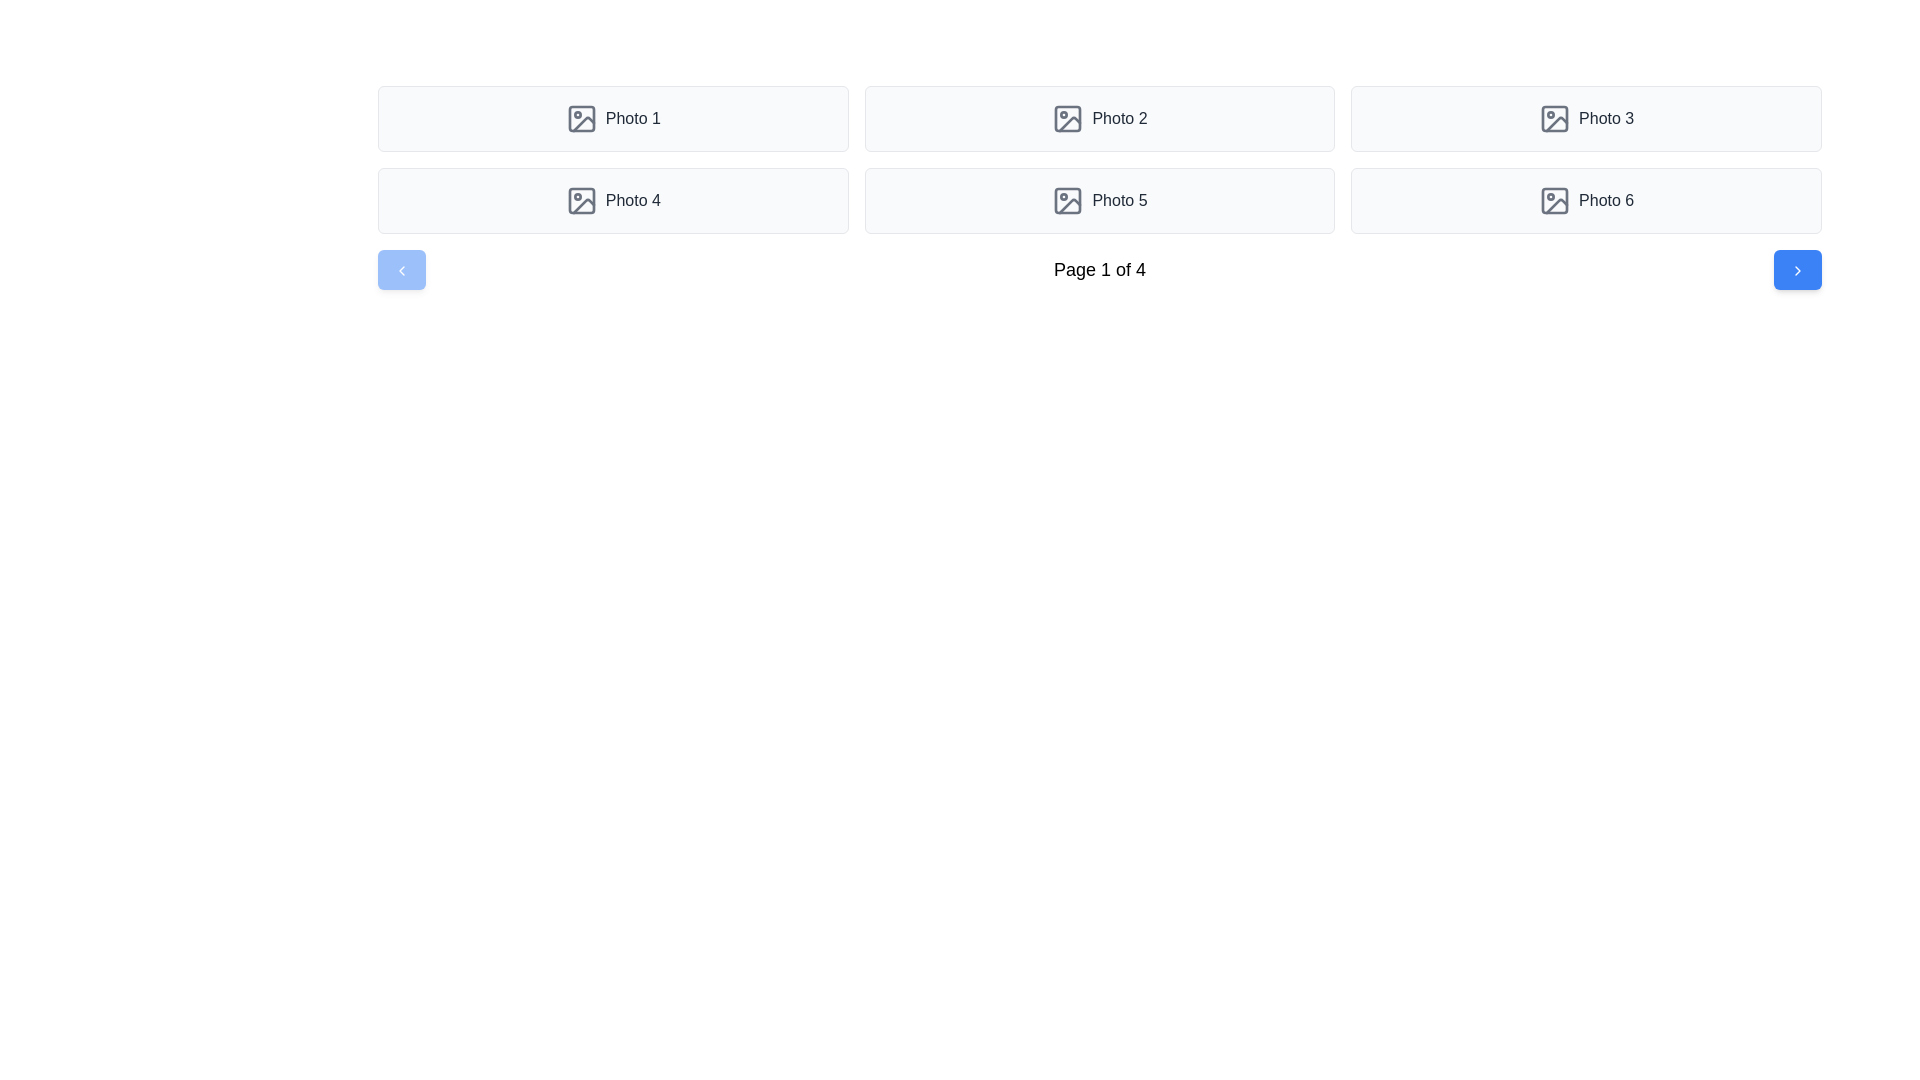  I want to click on the image icon representing 'Photo 6' for selection, which is located in the last grid item of a 2x3 arrangement, so click(1554, 200).